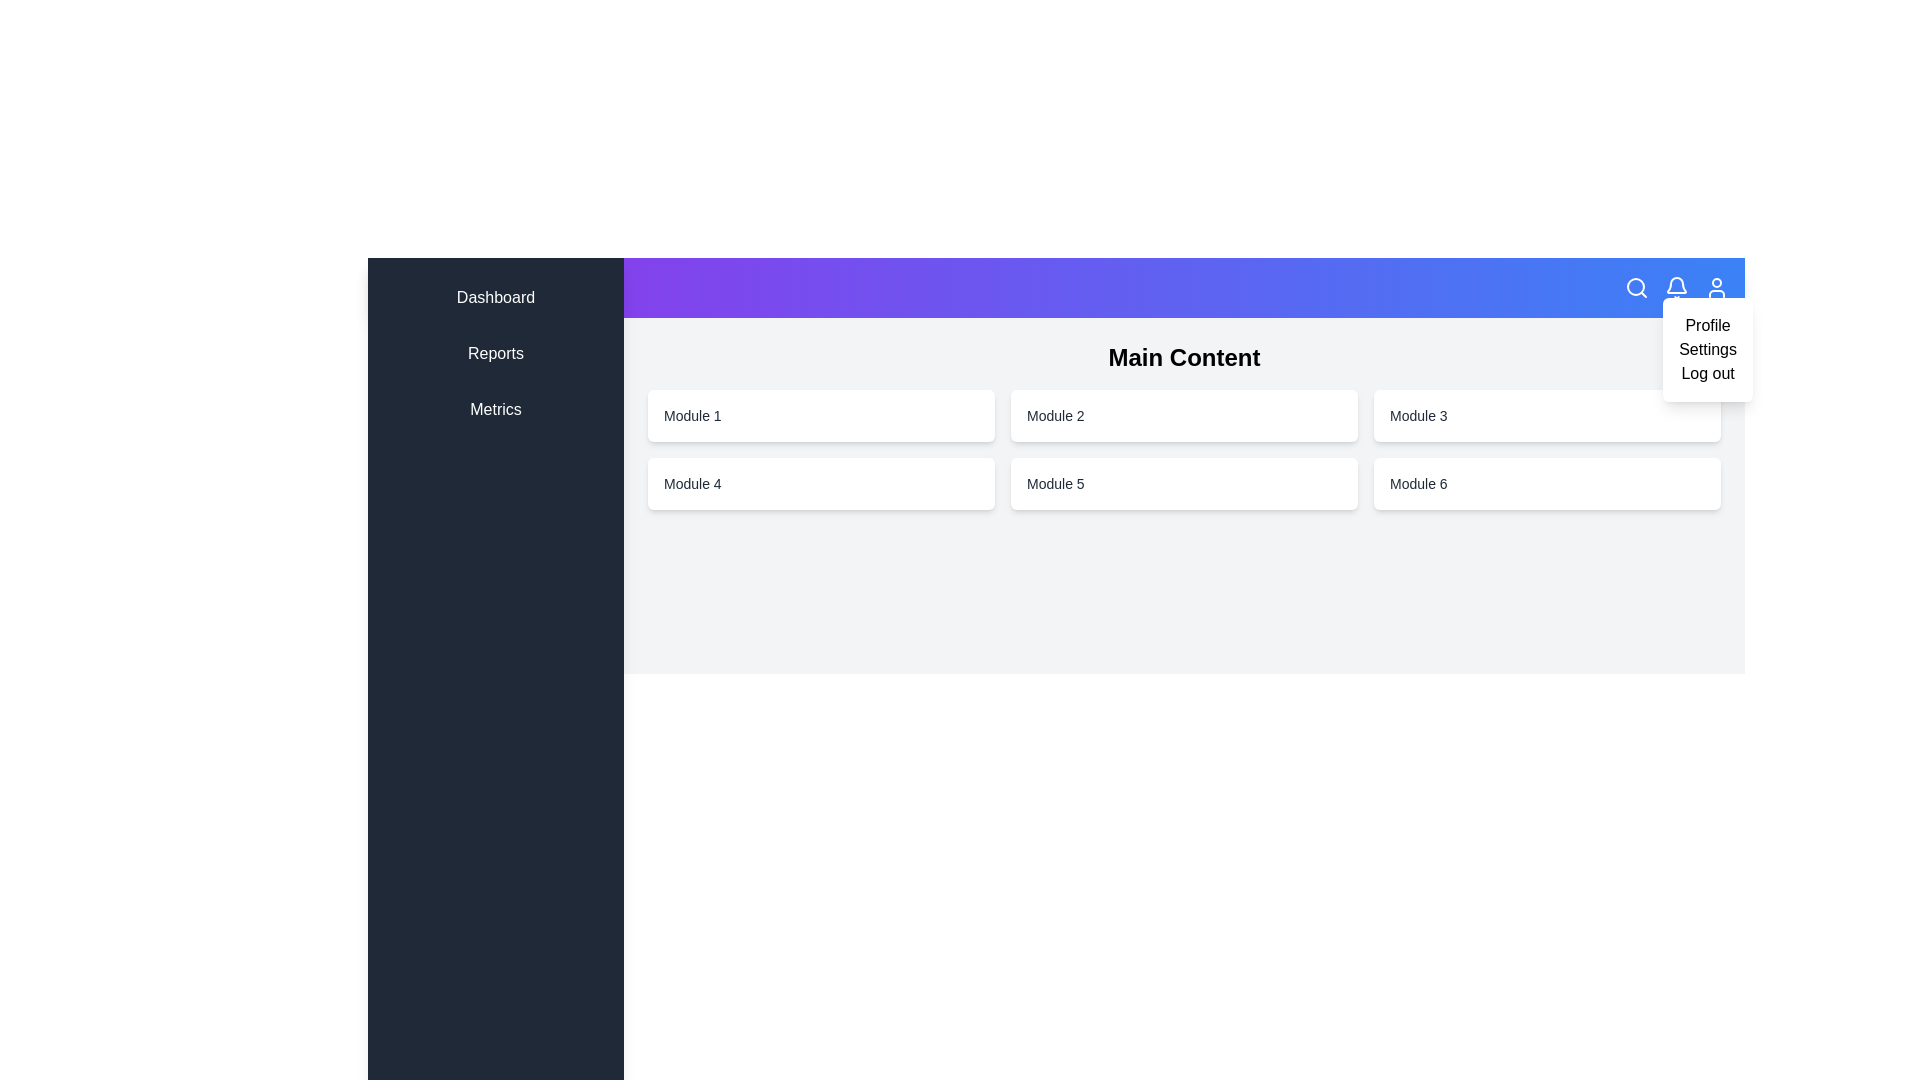 Image resolution: width=1920 pixels, height=1080 pixels. Describe the element at coordinates (1707, 374) in the screenshot. I see `the 'Log Out' hyperlink located as the last item in the dropdown menu in the top-right area of the interface to change its appearance` at that location.